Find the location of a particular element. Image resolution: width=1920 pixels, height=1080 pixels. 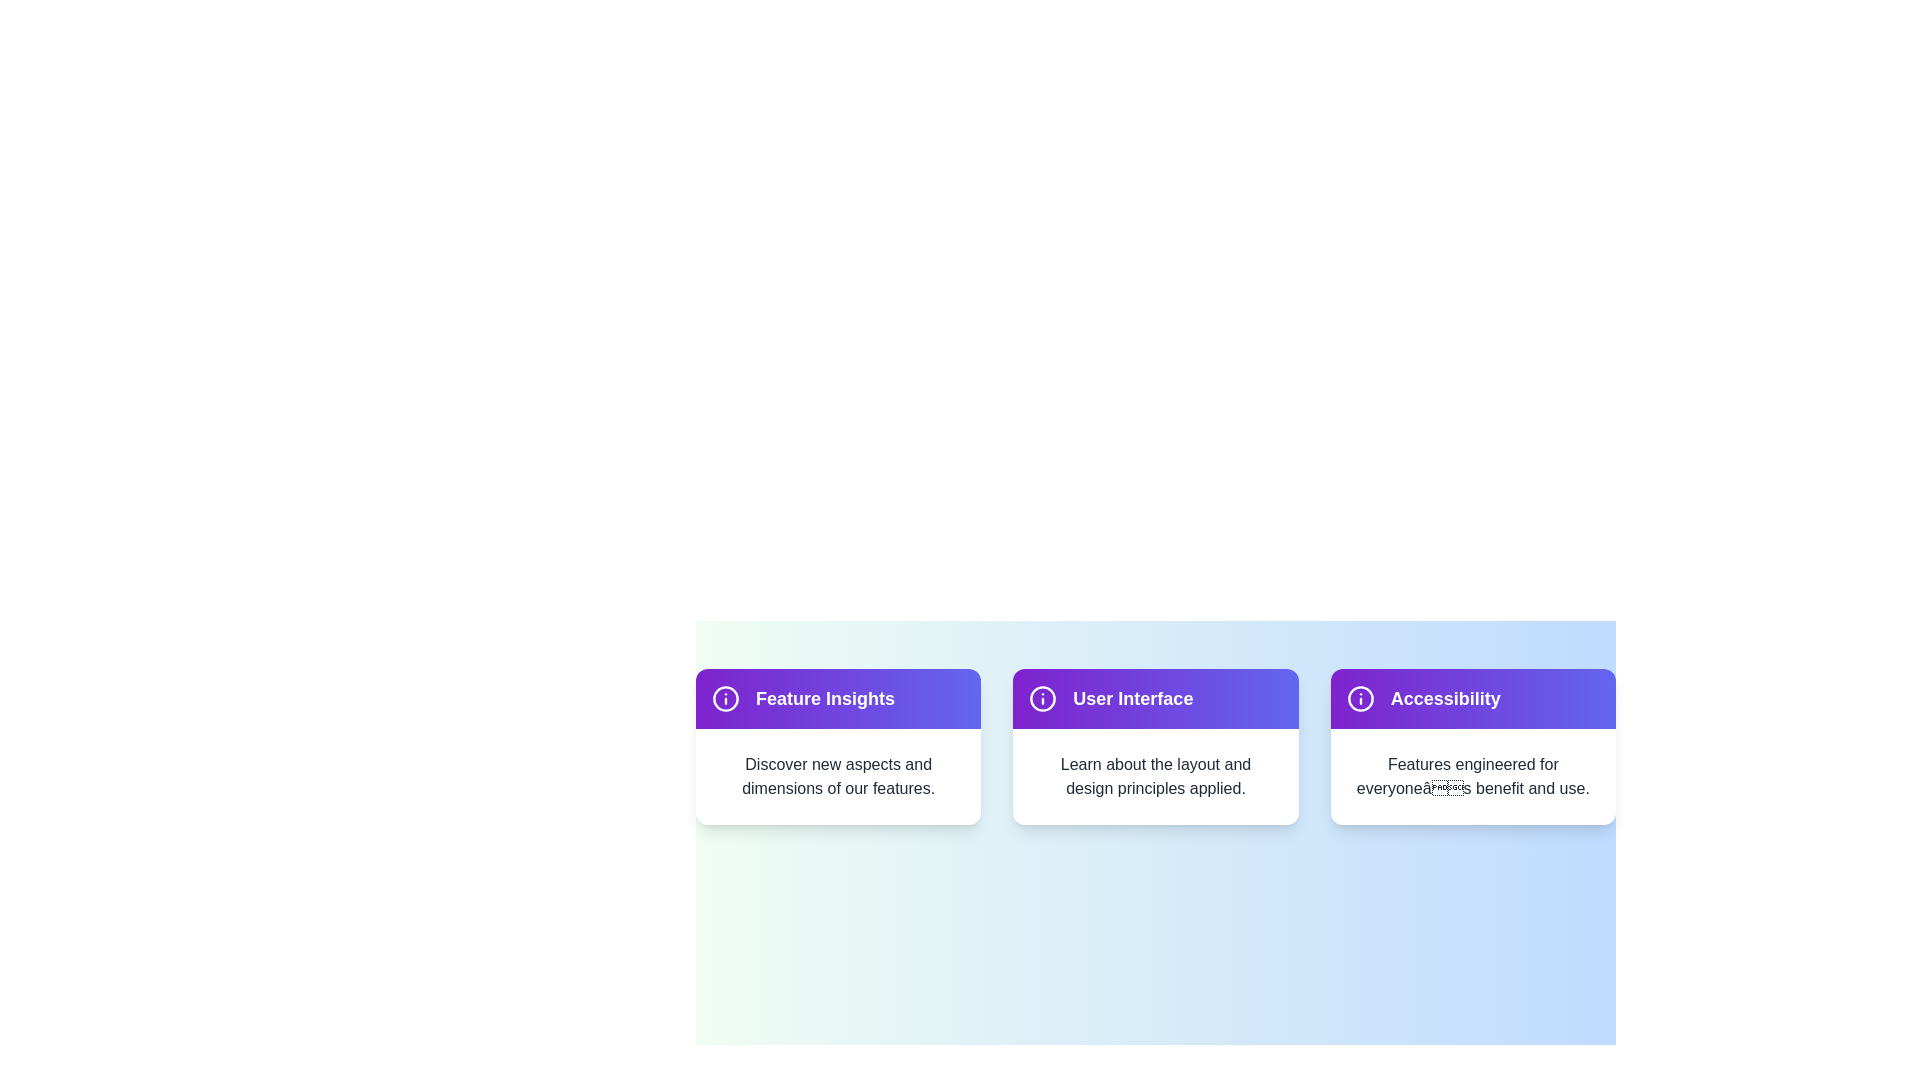

the informational icon located in the 'User Interface' section, which is the second card icon among three is located at coordinates (1042, 697).